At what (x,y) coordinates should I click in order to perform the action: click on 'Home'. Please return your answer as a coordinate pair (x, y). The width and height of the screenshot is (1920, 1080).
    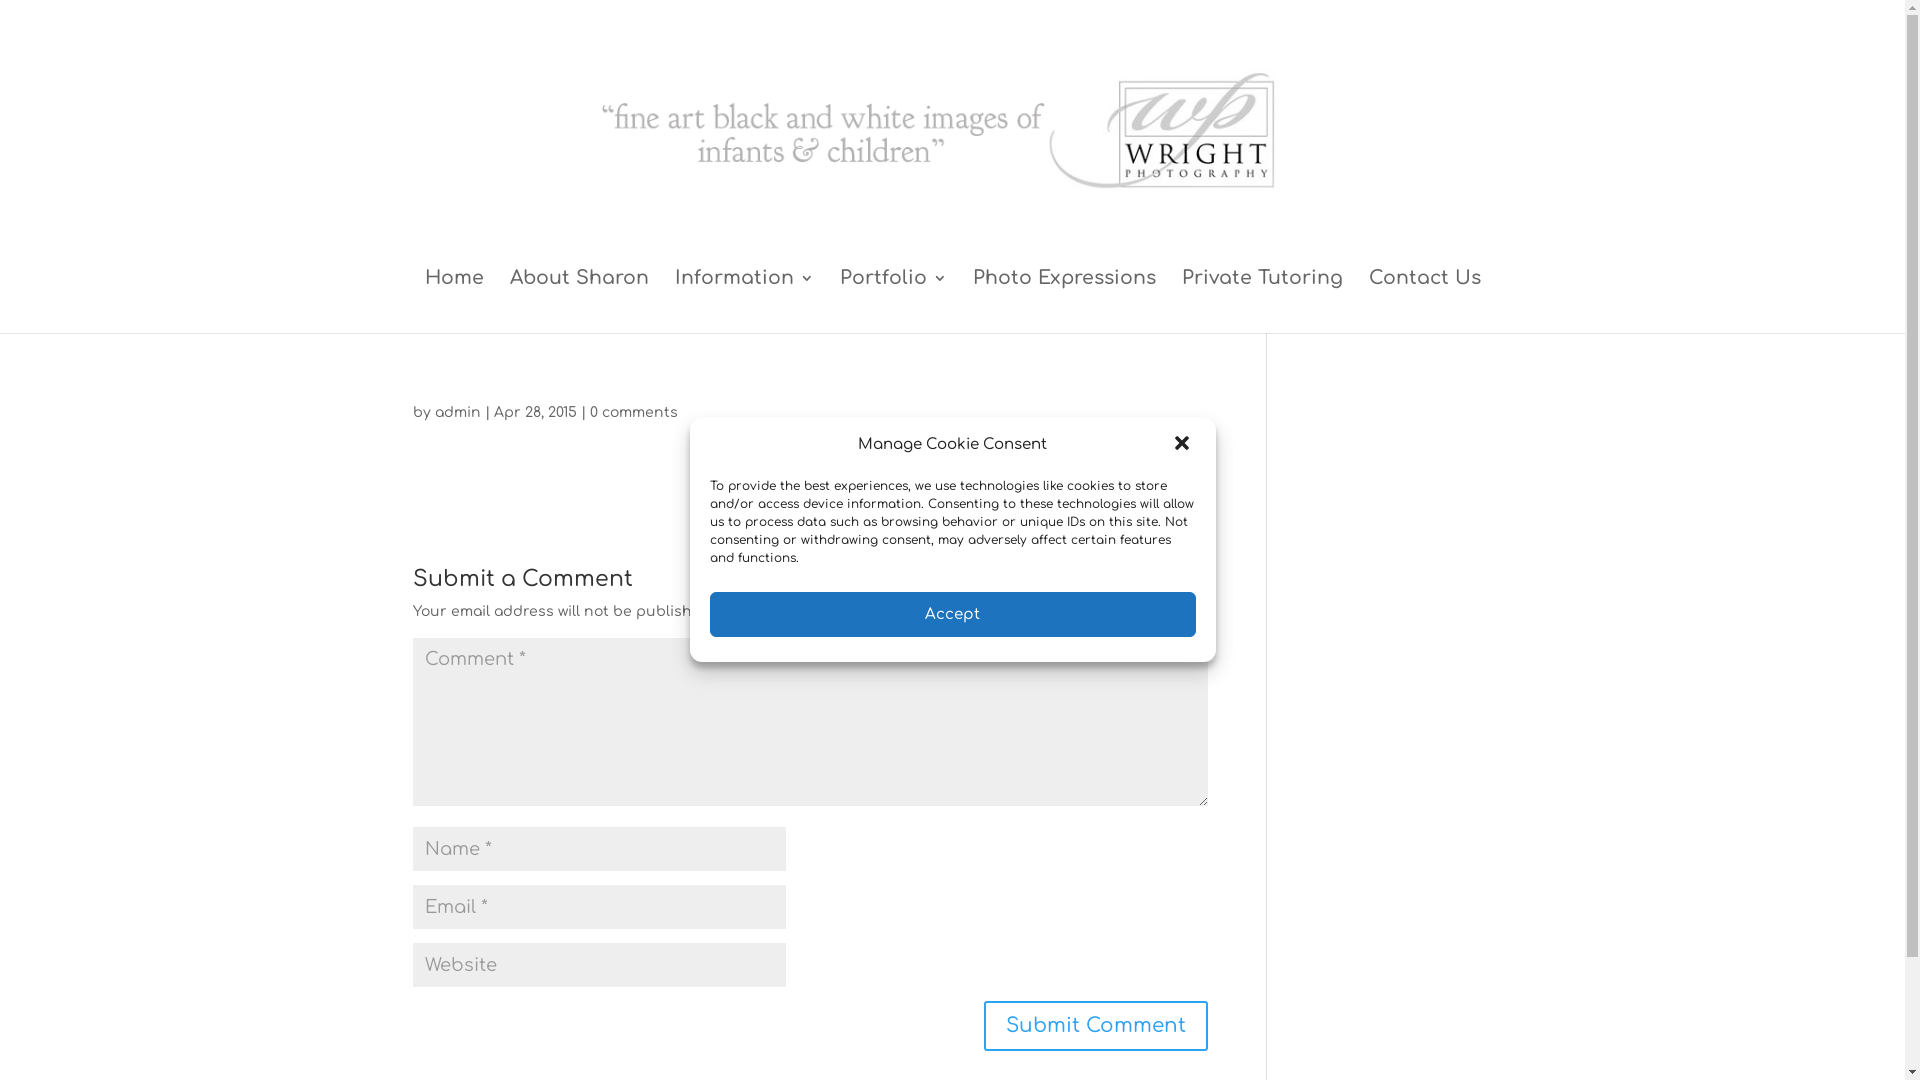
    Looking at the image, I should click on (452, 301).